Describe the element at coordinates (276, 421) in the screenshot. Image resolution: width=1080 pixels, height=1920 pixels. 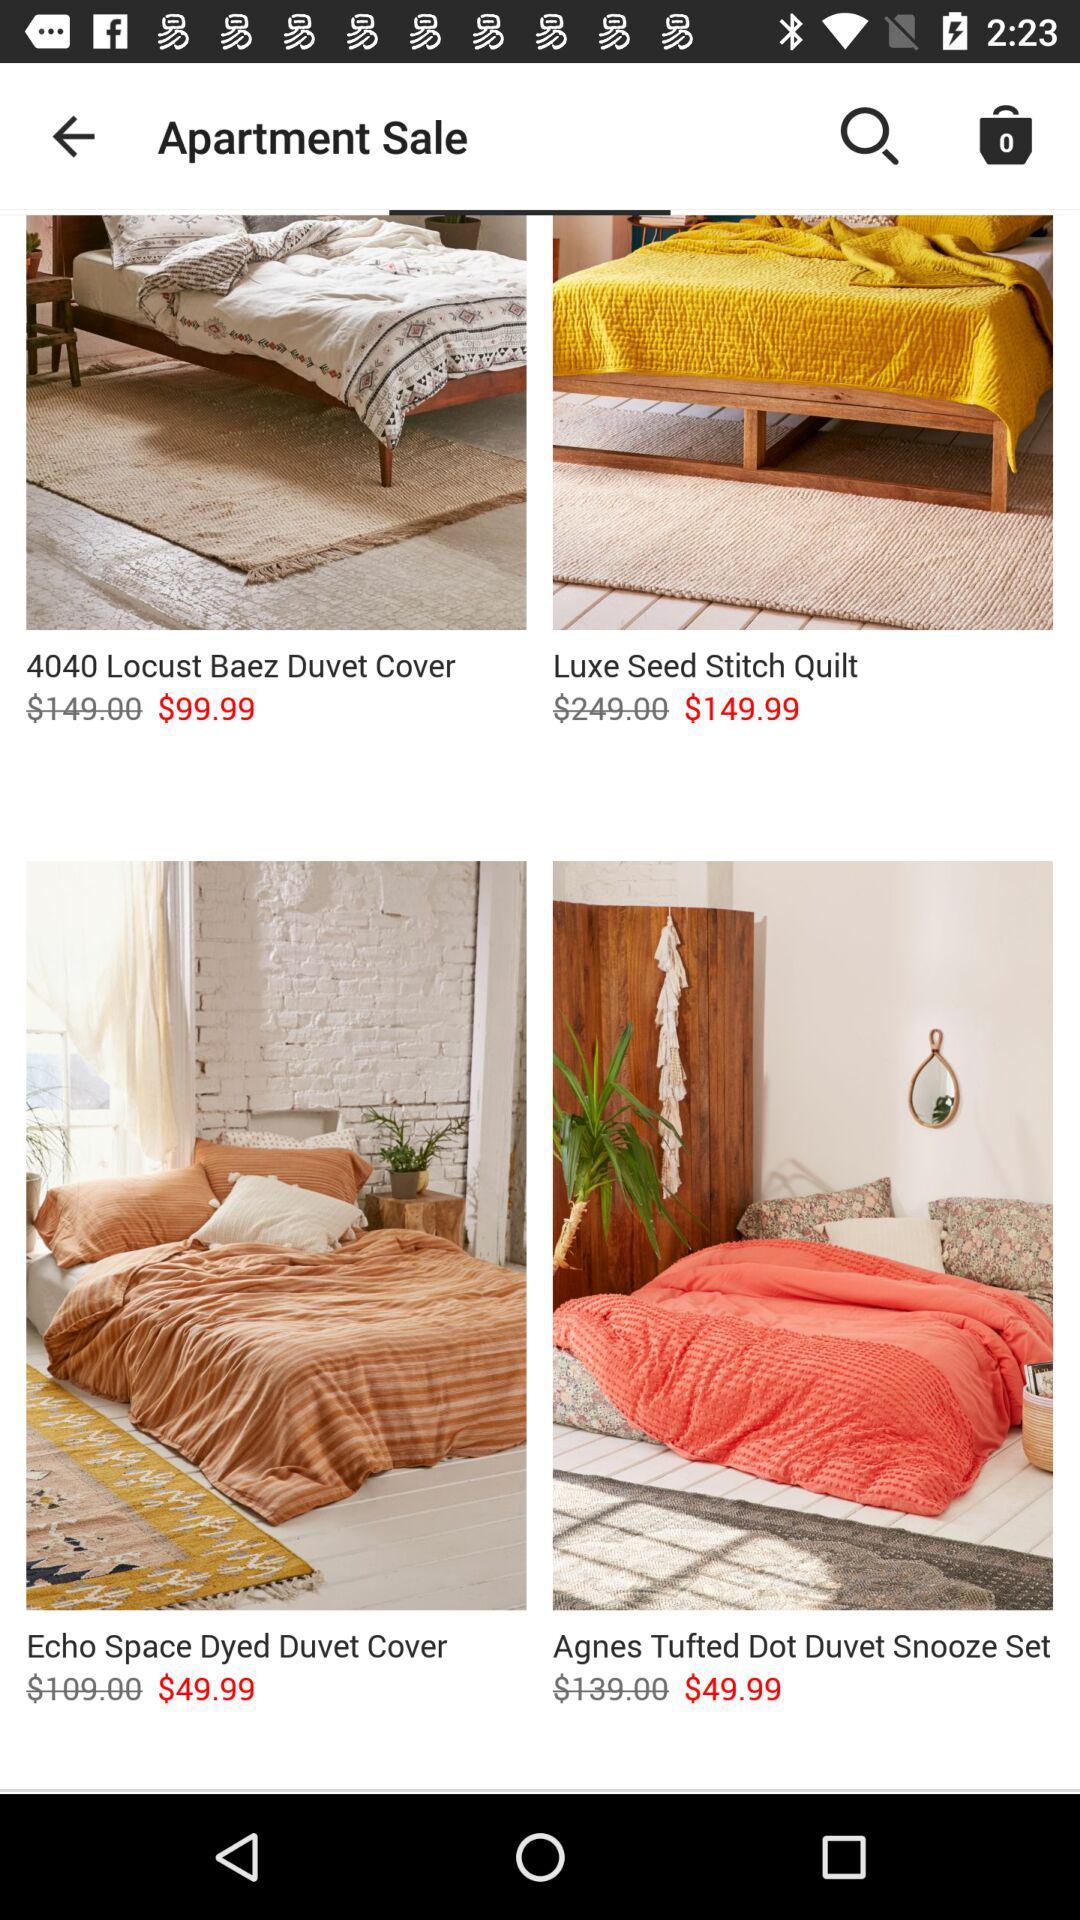
I see `icon above 4040 locust baez duvet cover` at that location.